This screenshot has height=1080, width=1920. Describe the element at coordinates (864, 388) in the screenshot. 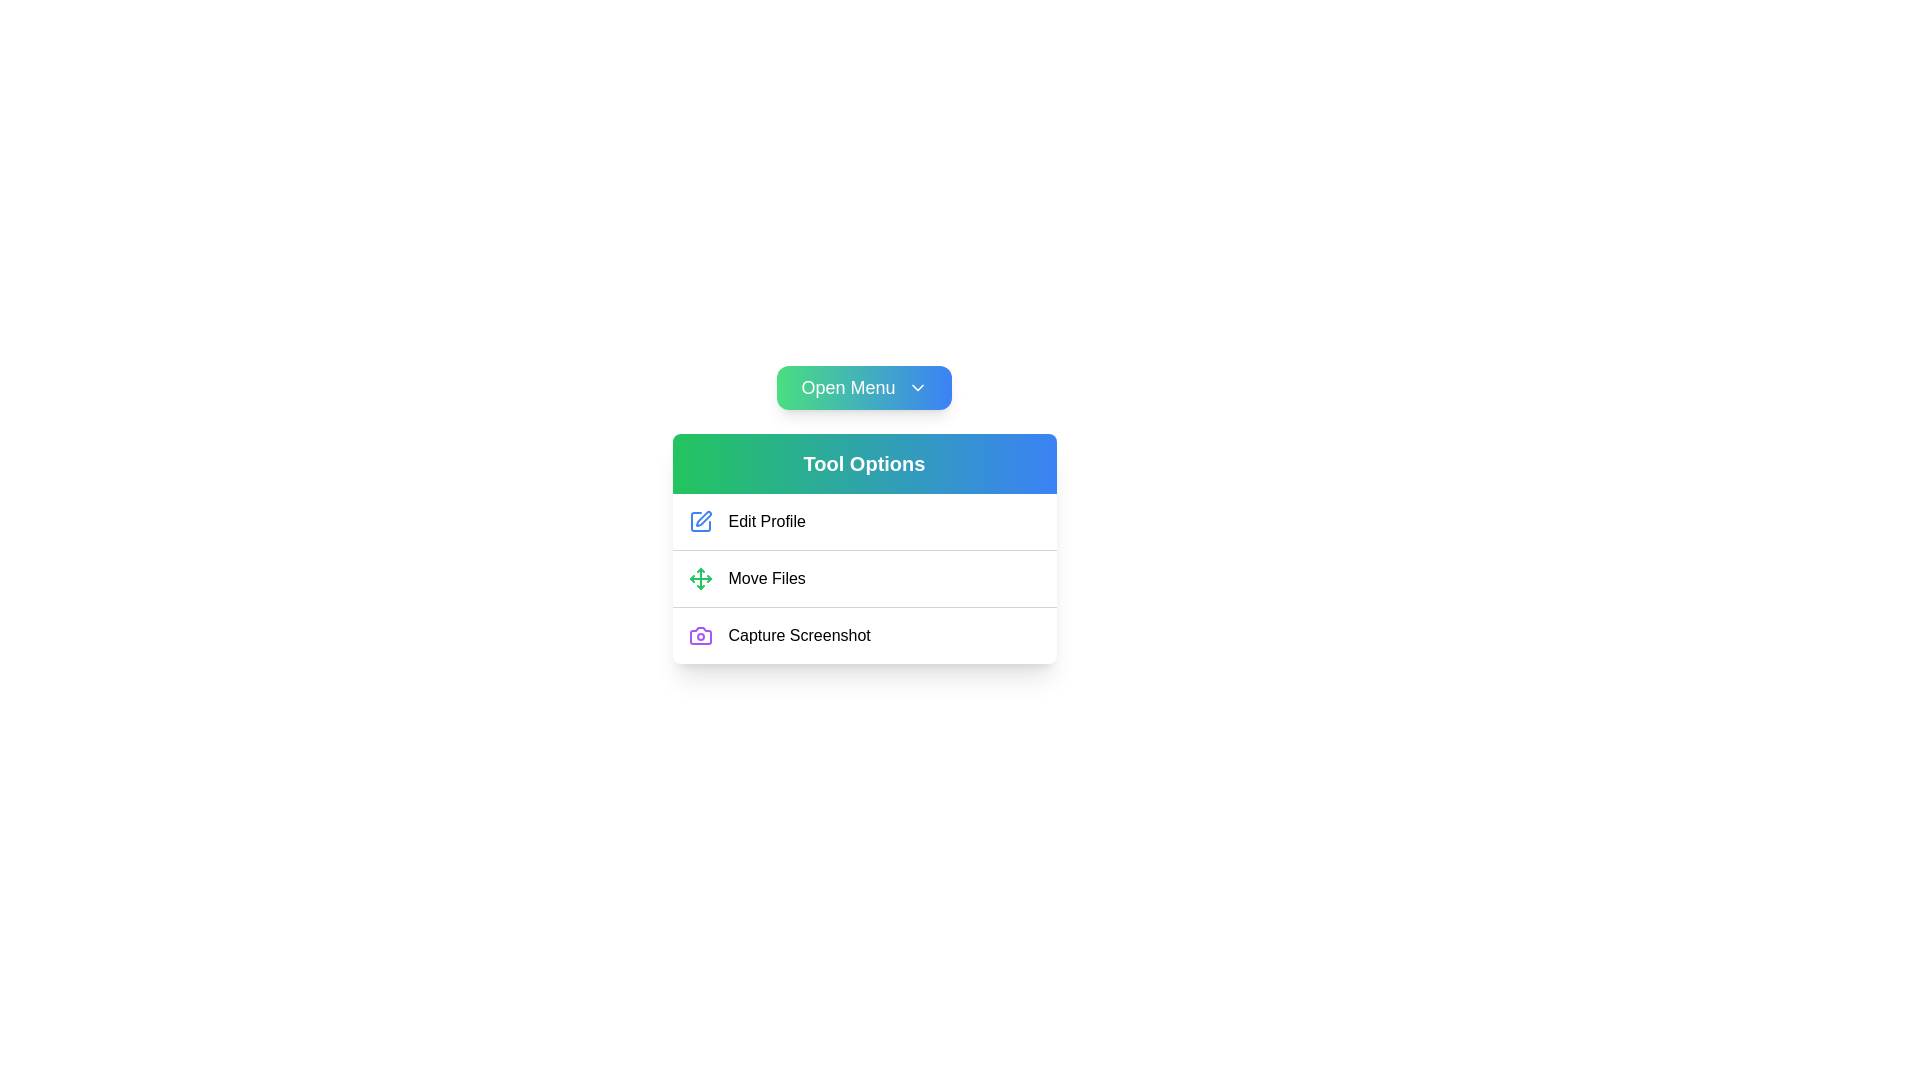

I see `the button located at the top of the vertical layout` at that location.